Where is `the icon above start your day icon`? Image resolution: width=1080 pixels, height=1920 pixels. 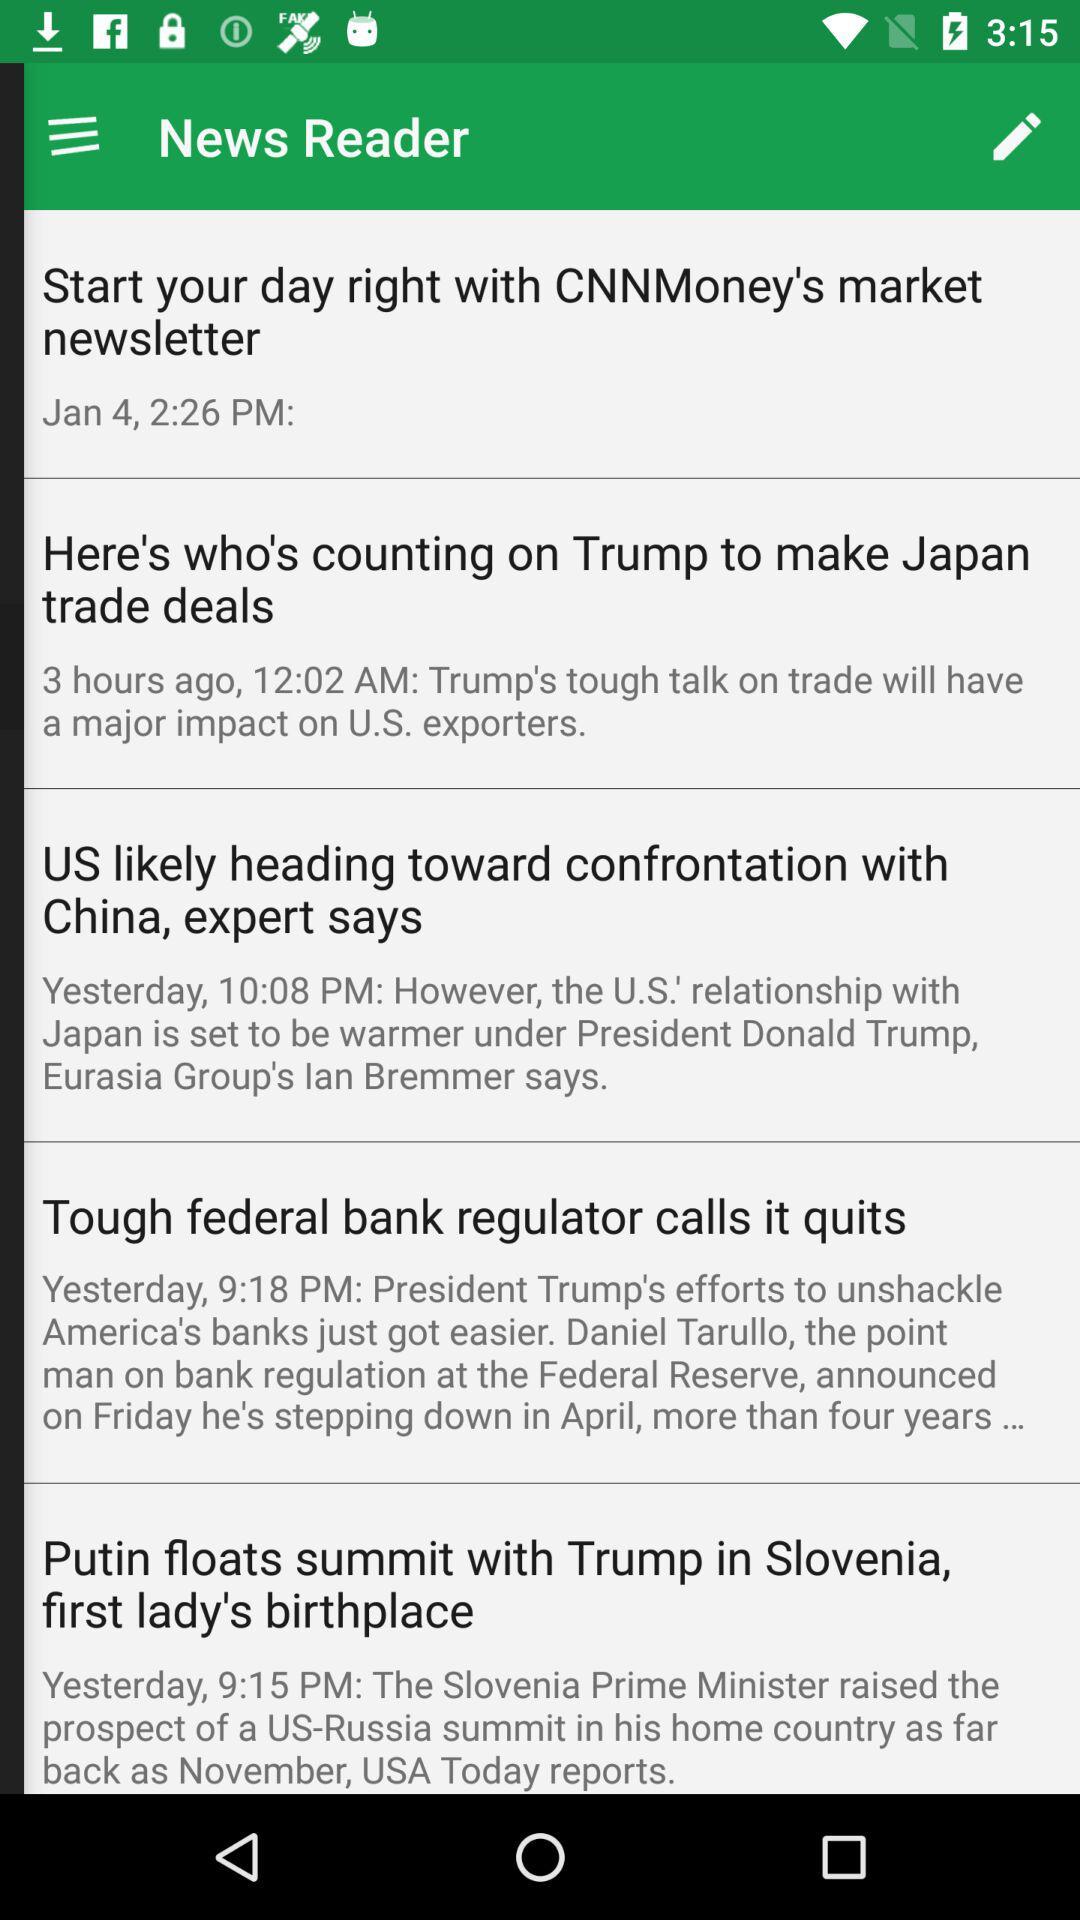
the icon above start your day icon is located at coordinates (1017, 135).